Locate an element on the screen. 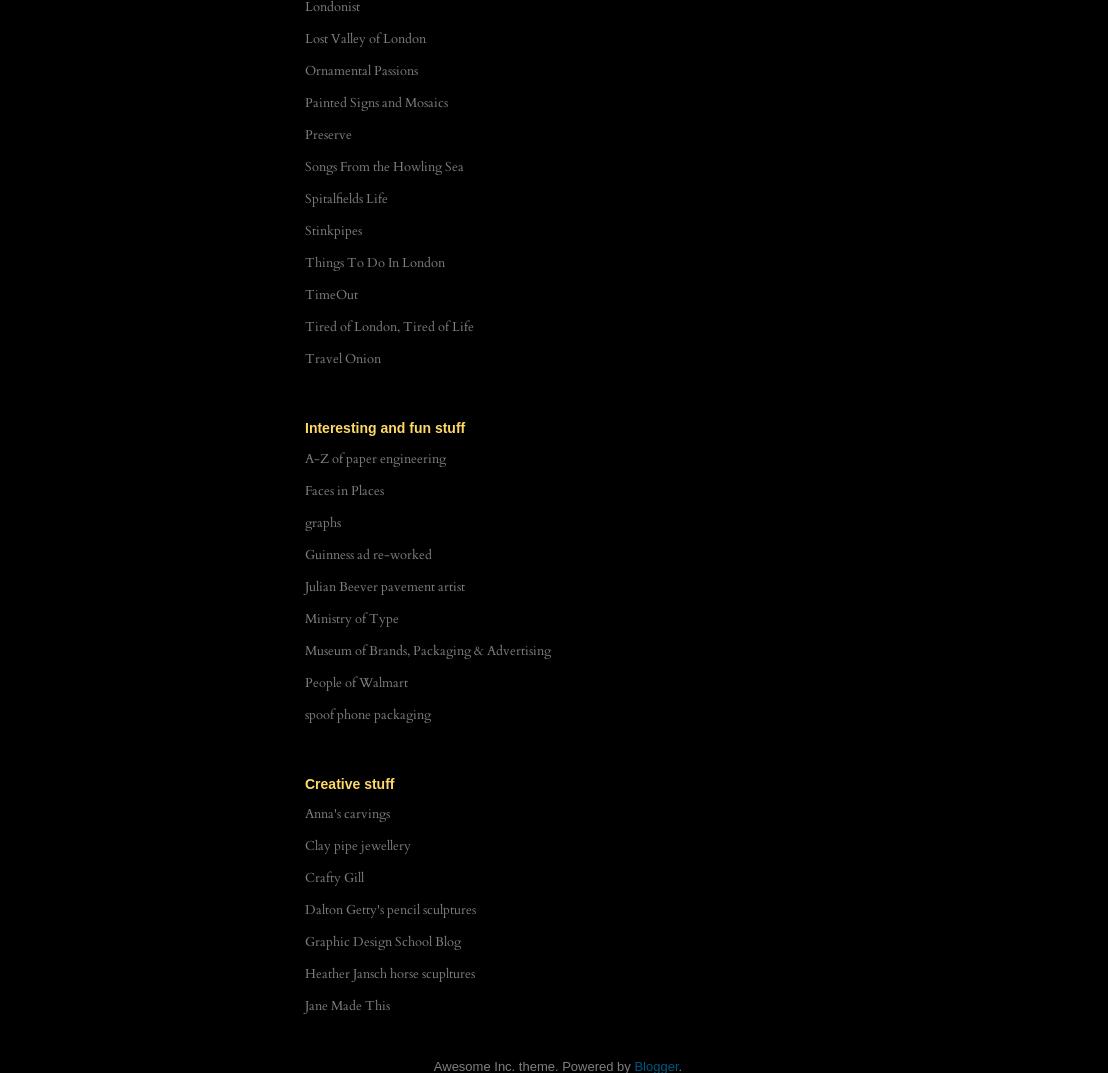  'Dalton Getty's pencil sculptures' is located at coordinates (390, 910).